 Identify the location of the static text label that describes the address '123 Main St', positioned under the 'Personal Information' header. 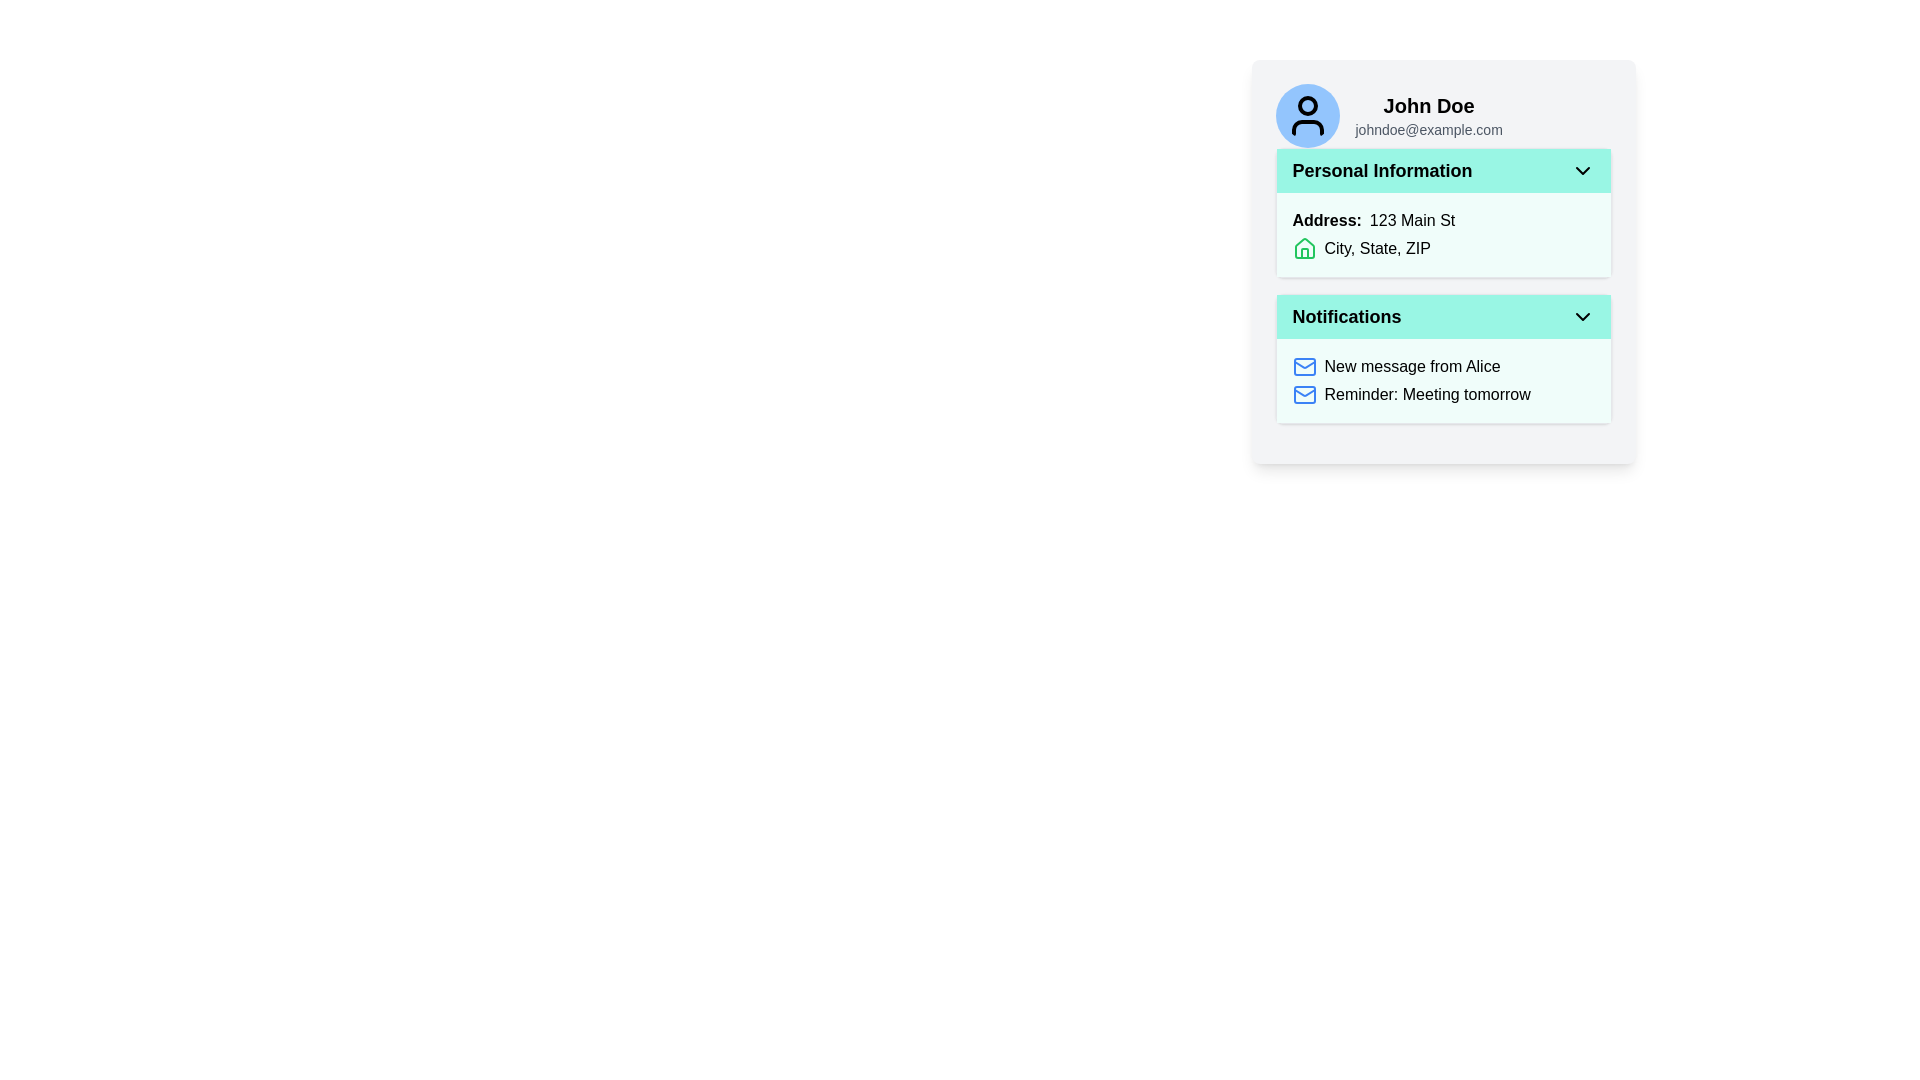
(1327, 220).